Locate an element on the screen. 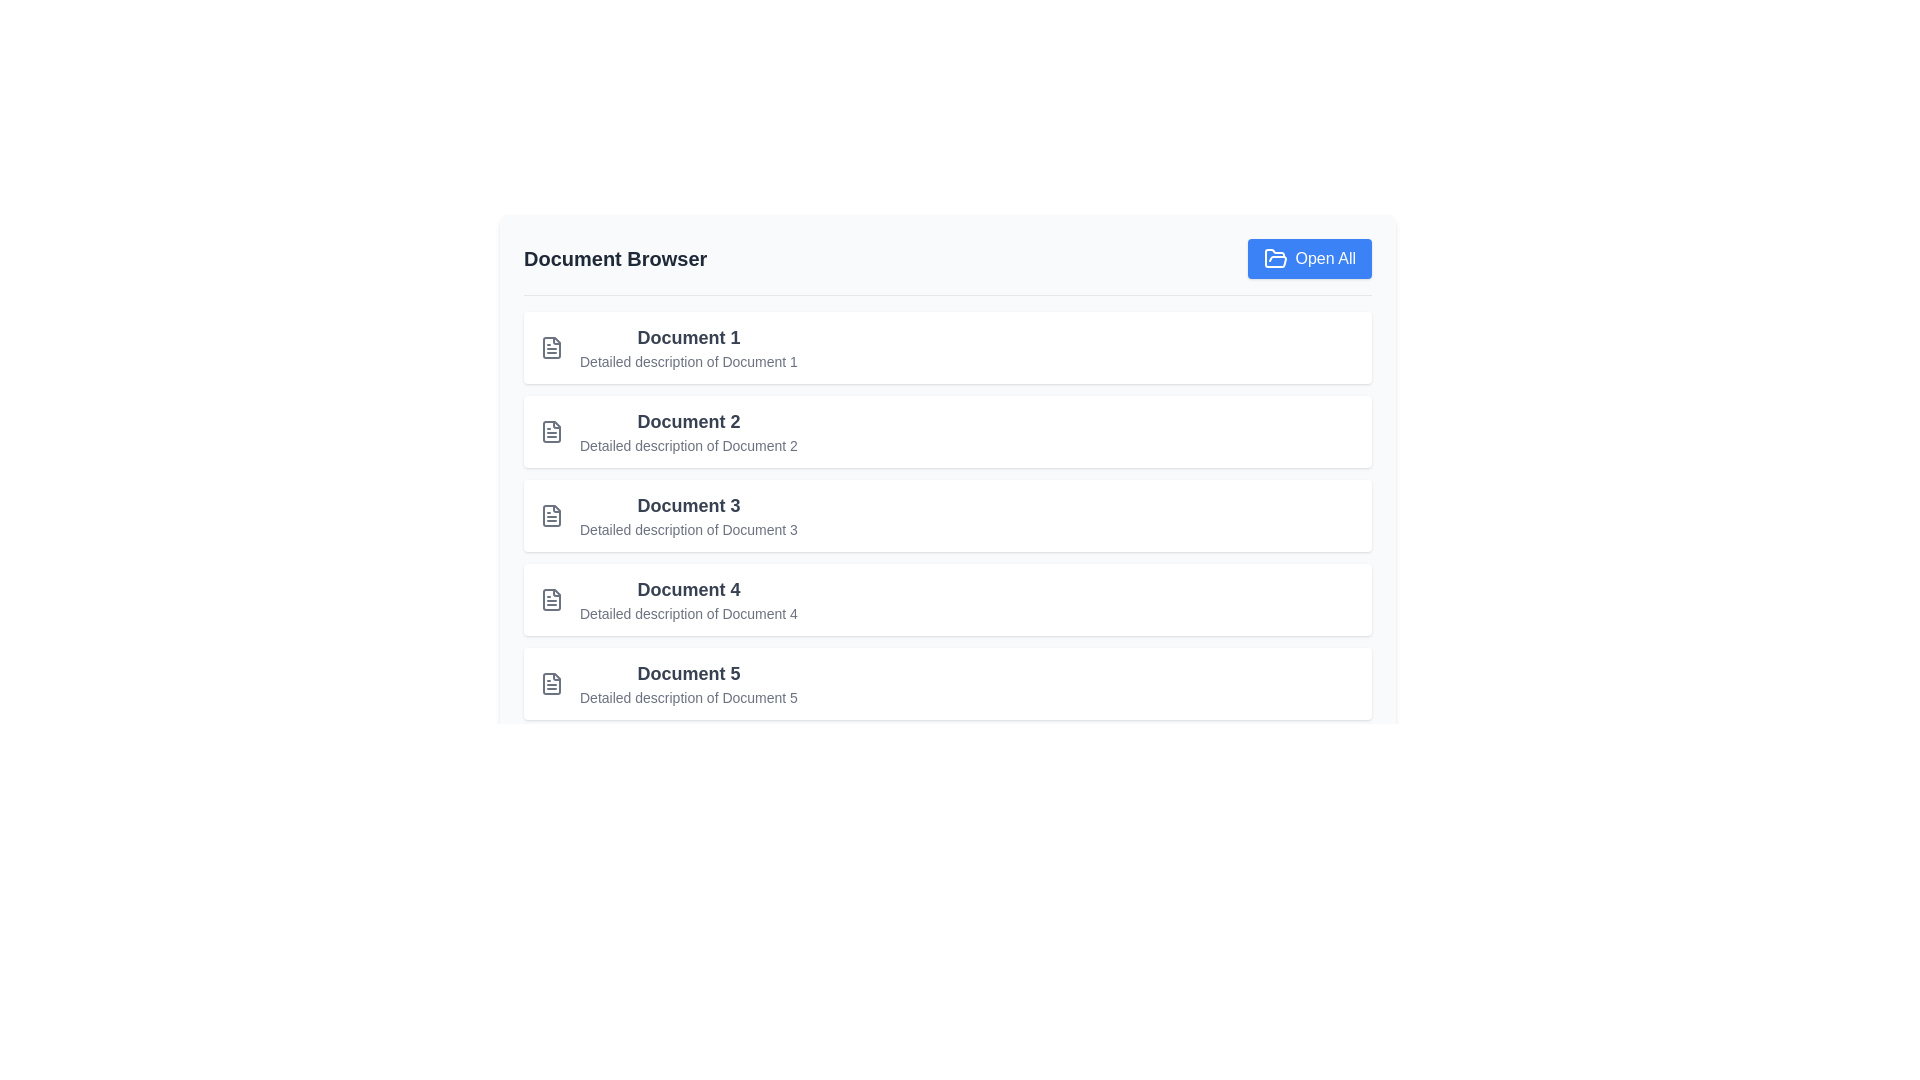  the gray document icon with rounded edges located to the left of the 'Document 4' title is located at coordinates (552, 599).